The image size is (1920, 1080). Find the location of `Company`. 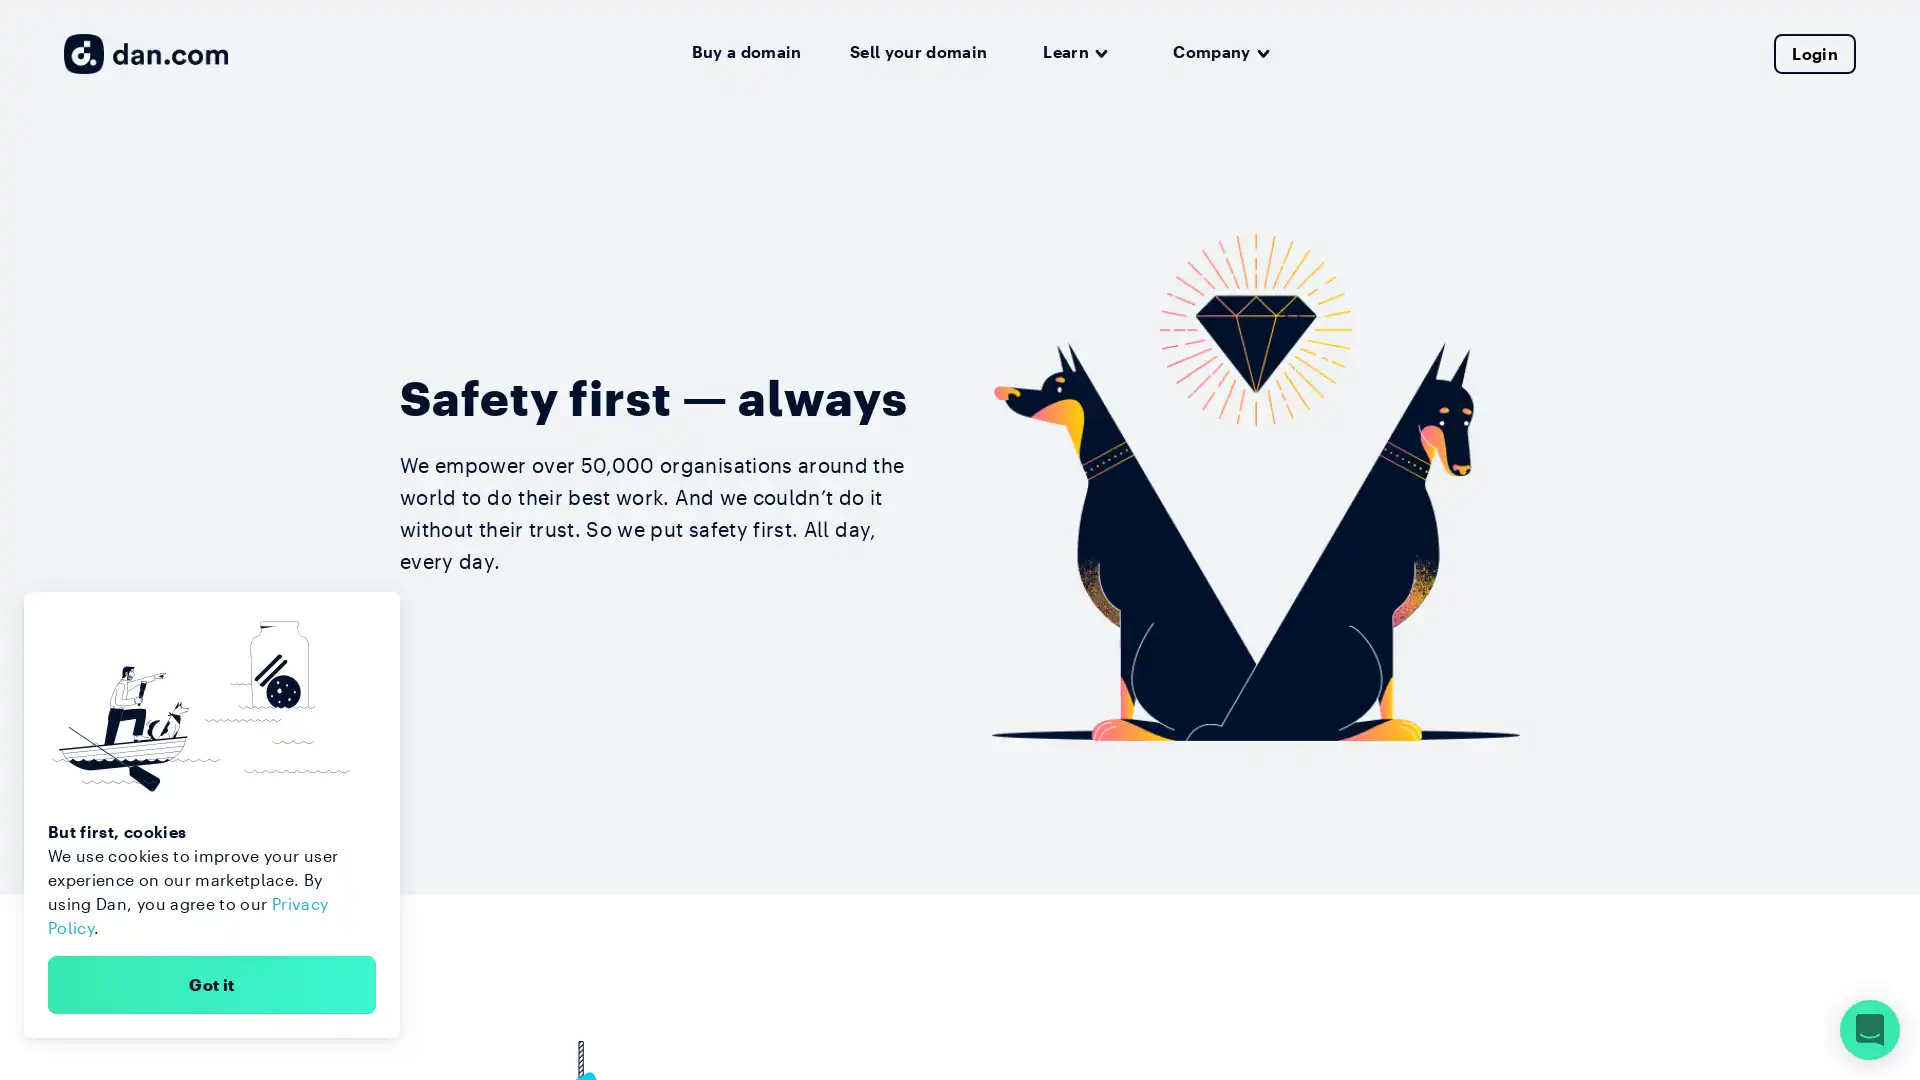

Company is located at coordinates (1220, 52).